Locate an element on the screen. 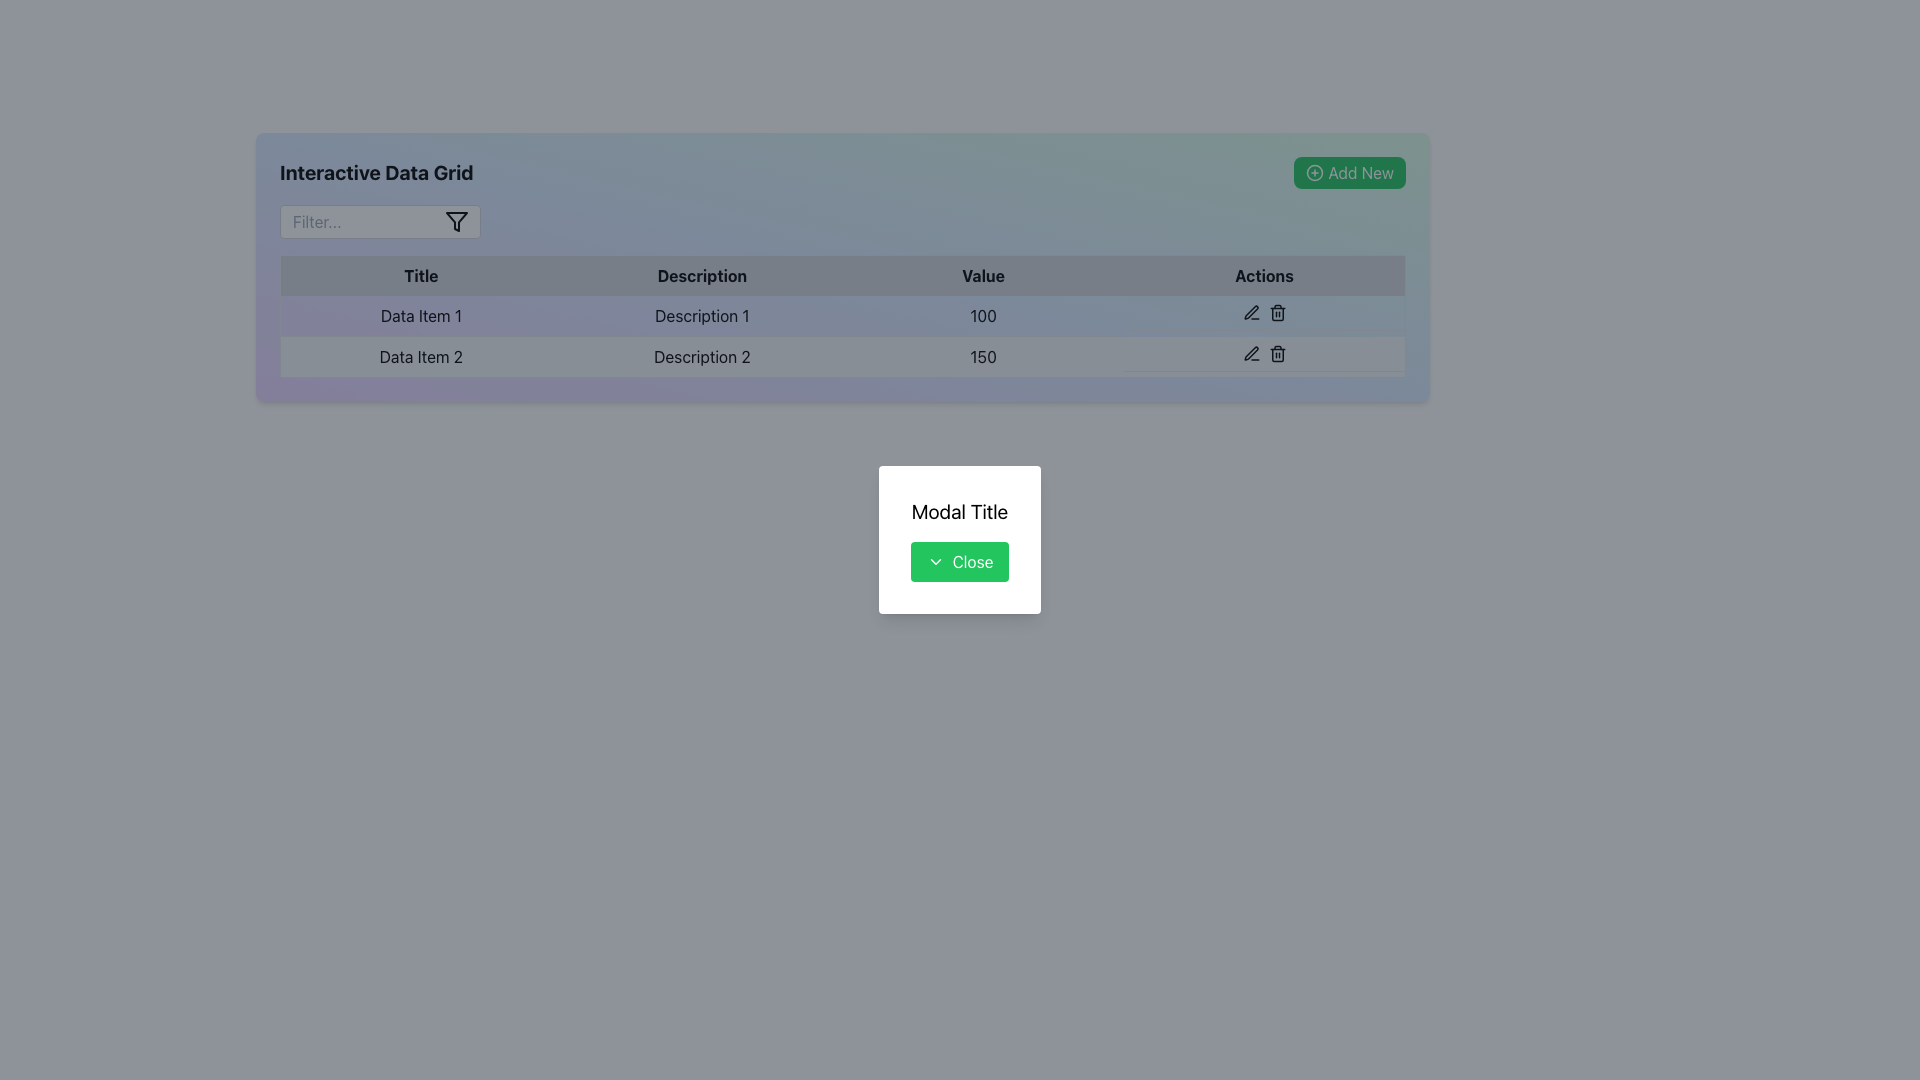 This screenshot has width=1920, height=1080. the Delete Icon Button located in the Actions column for Data Item 1, which is positioned in the upper row of a tabular grid is located at coordinates (1276, 312).